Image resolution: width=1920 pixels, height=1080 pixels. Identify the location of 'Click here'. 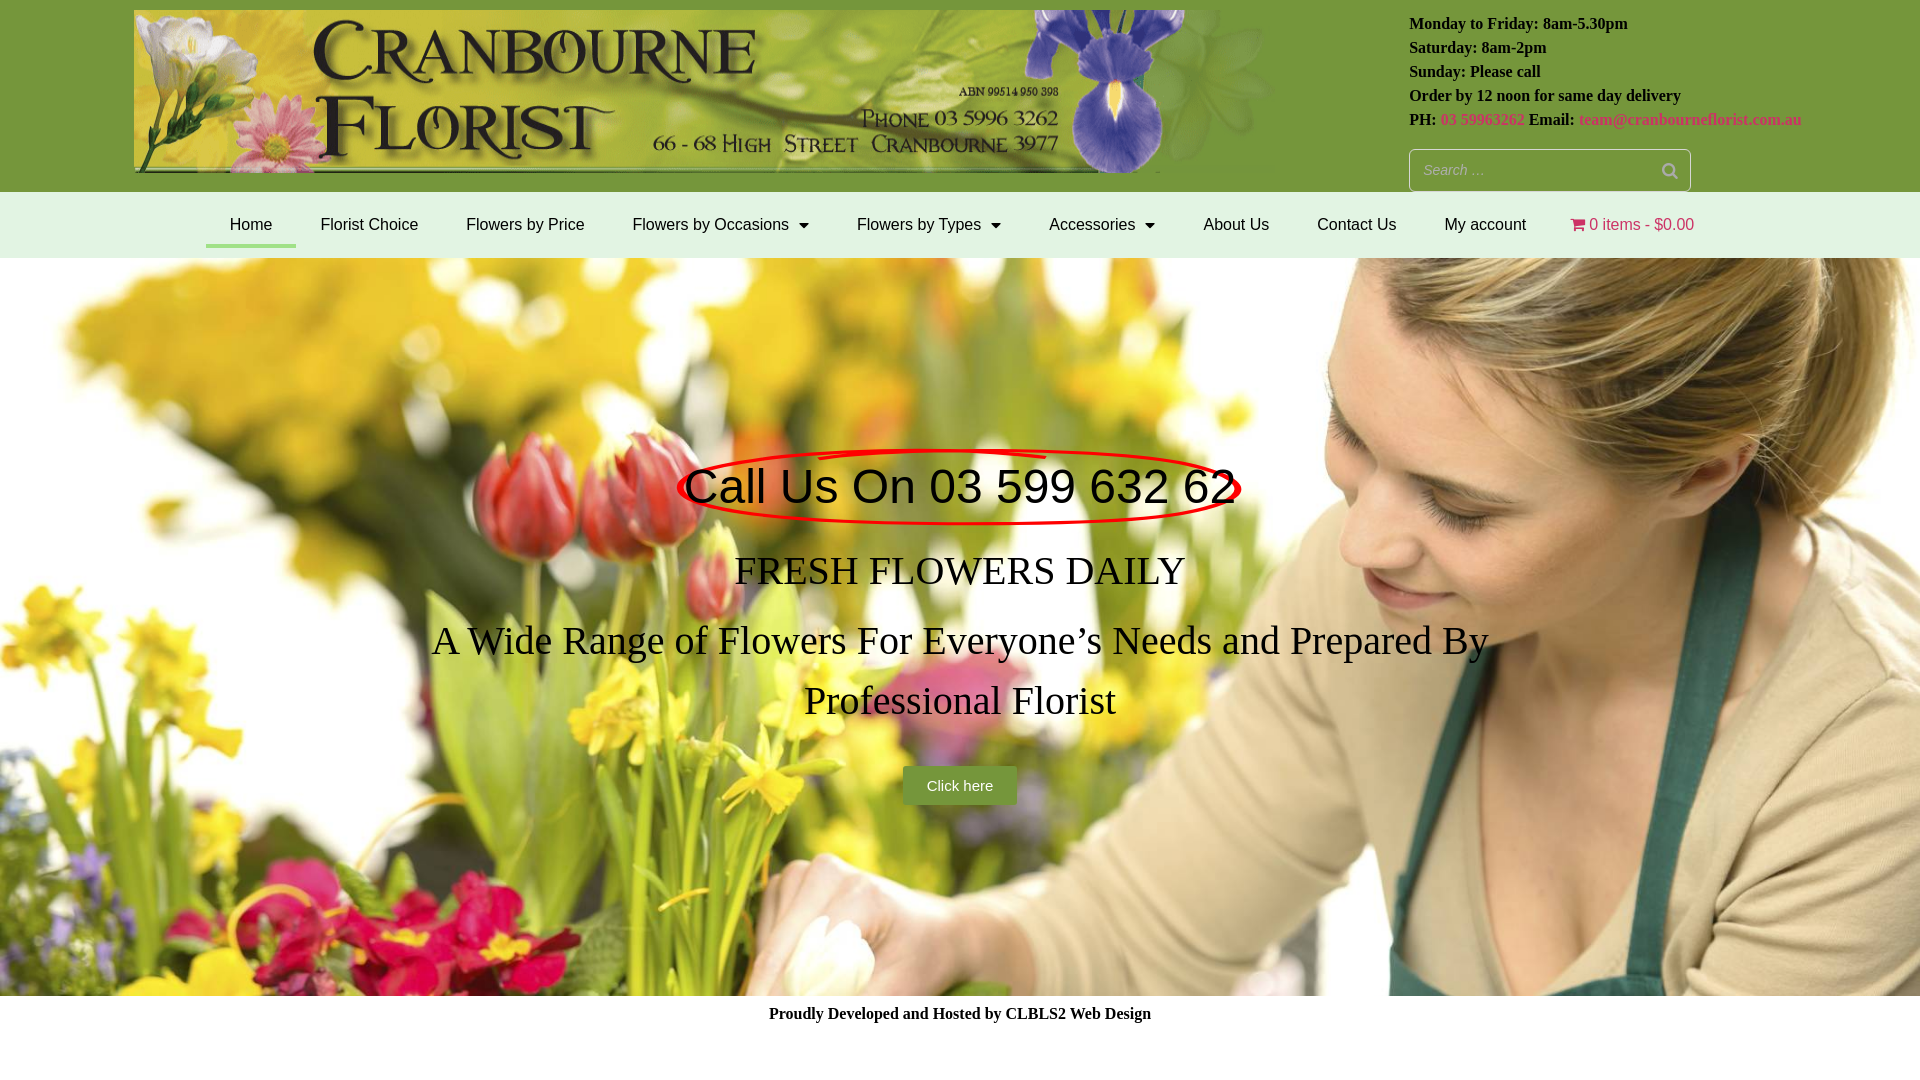
(960, 784).